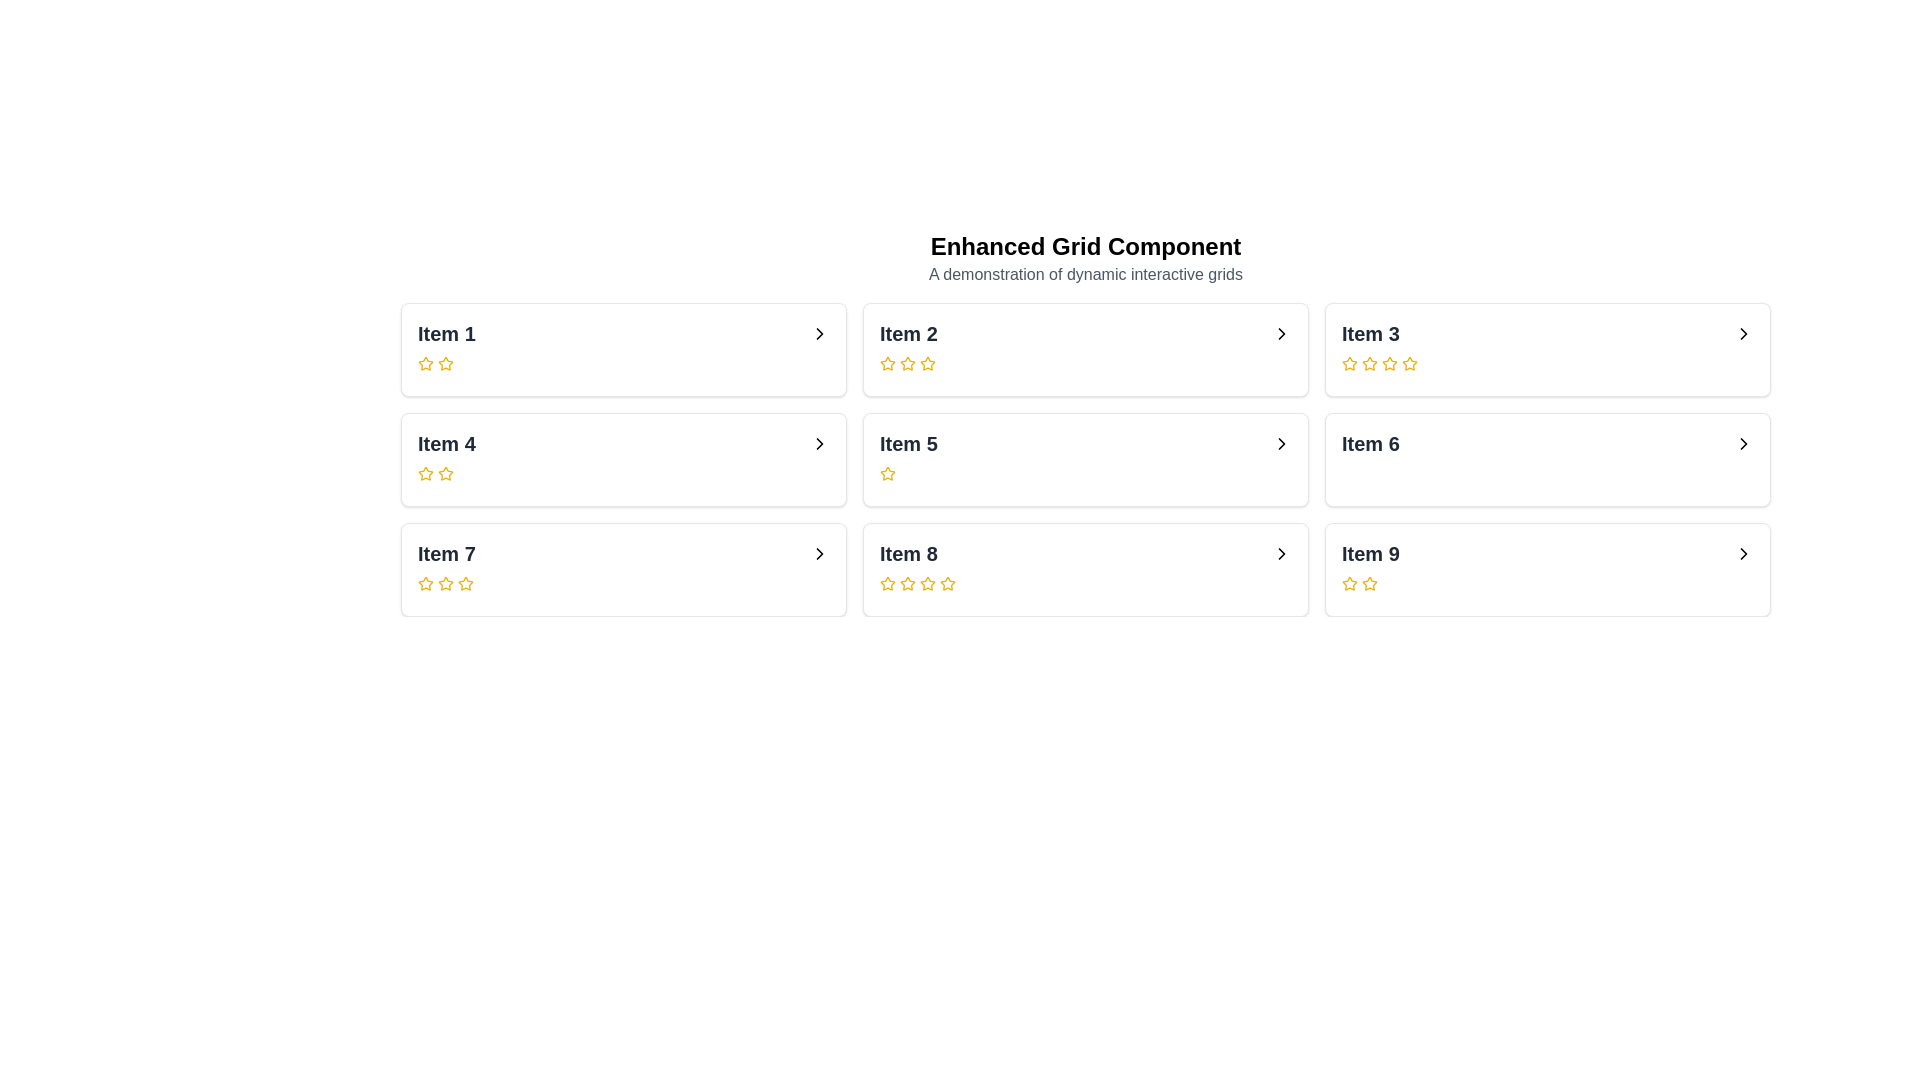 This screenshot has width=1920, height=1080. I want to click on the third yellow outlined star icon in the rating set under the 'Item 7' card, so click(445, 583).